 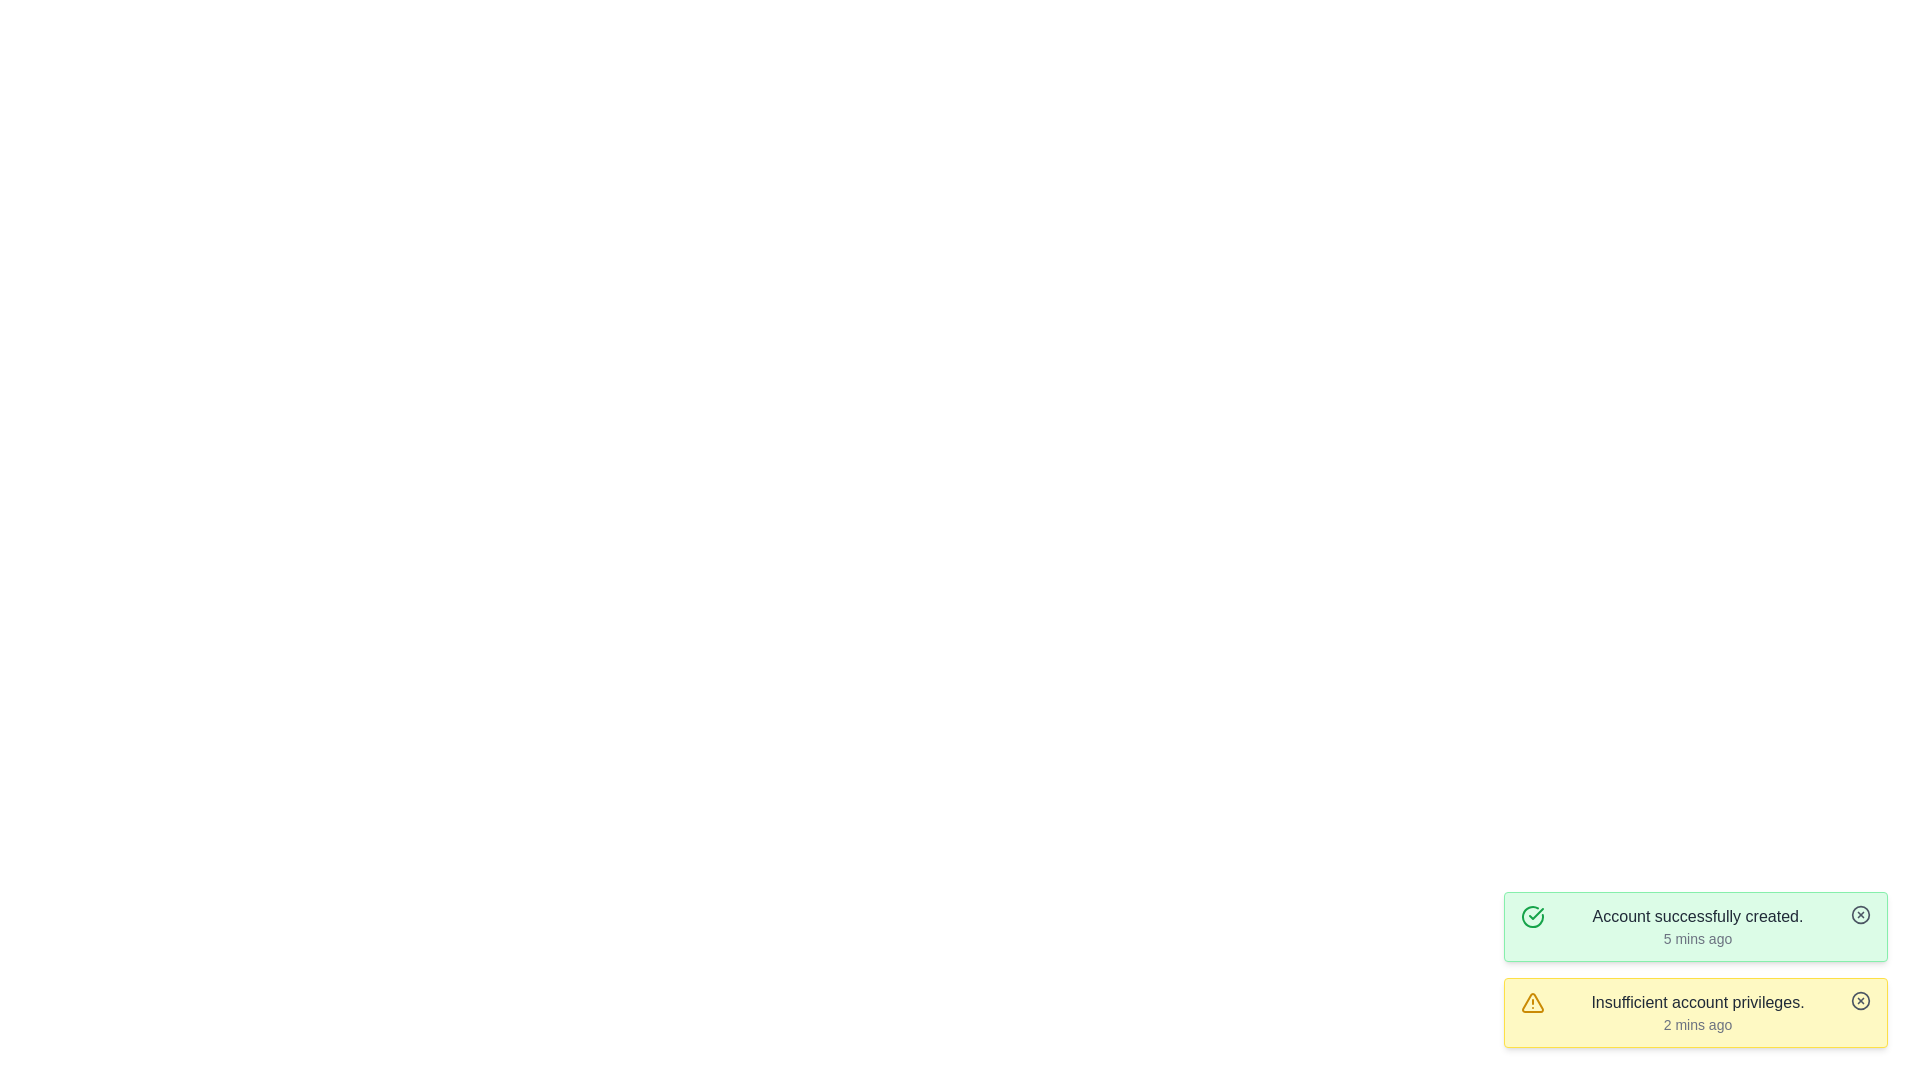 I want to click on the triangular warning icon with a yellow outline inside the notification box stating 'Insufficient account privileges.', so click(x=1531, y=1002).